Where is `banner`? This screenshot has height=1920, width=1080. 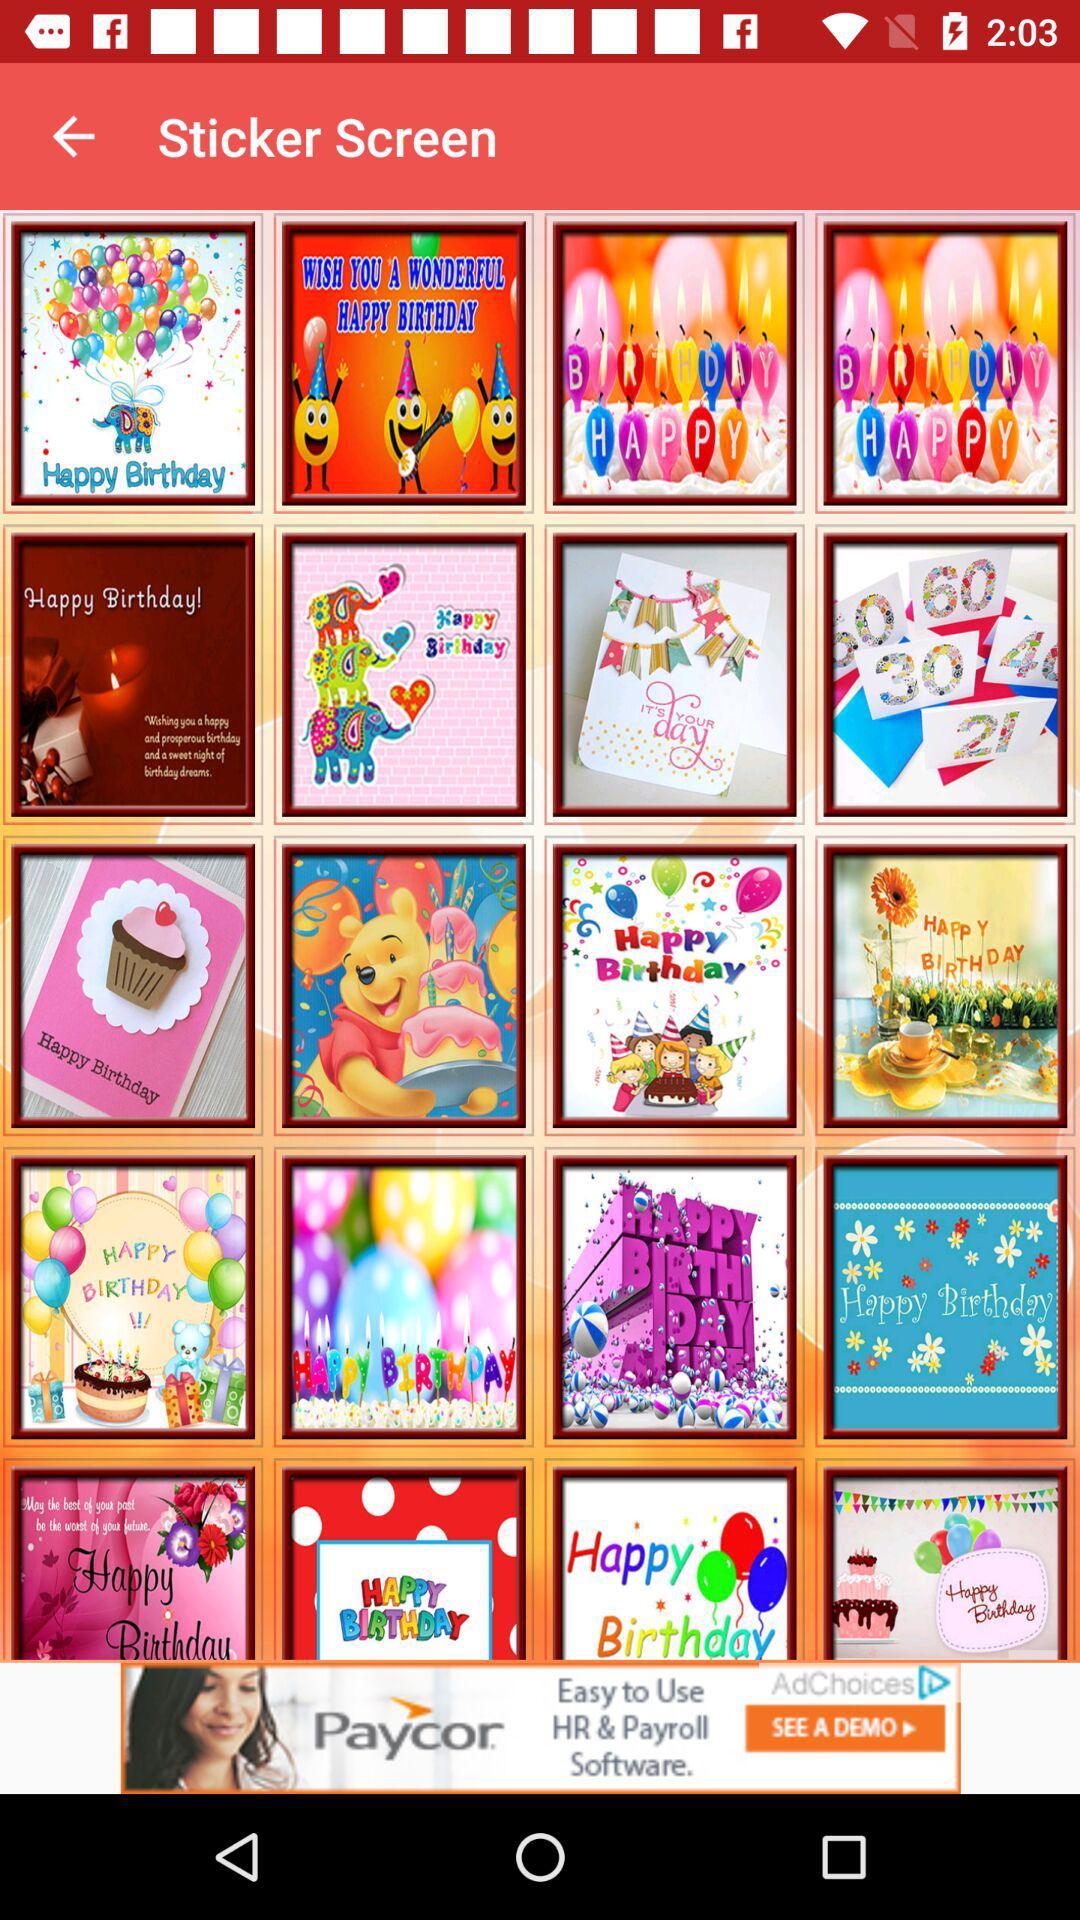
banner is located at coordinates (540, 1727).